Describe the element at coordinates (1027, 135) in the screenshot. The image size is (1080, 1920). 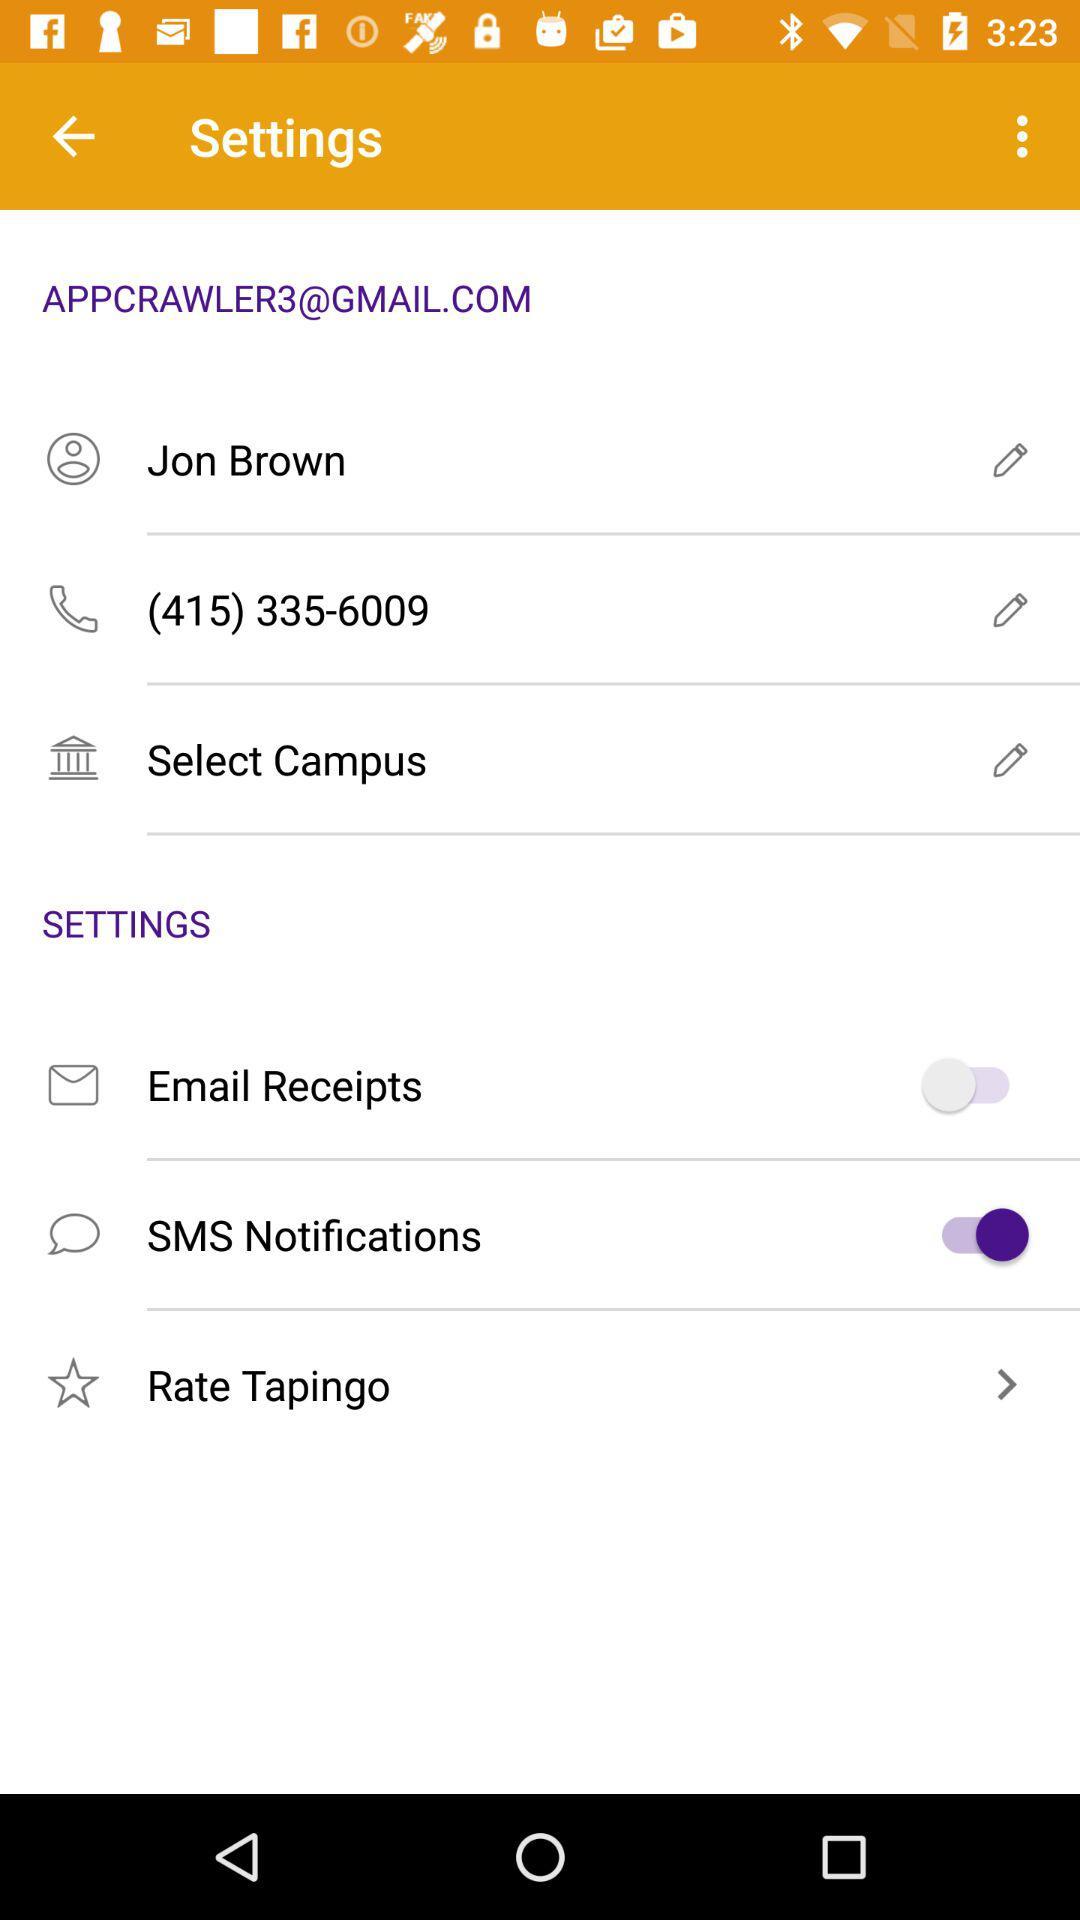
I see `item next to settings` at that location.